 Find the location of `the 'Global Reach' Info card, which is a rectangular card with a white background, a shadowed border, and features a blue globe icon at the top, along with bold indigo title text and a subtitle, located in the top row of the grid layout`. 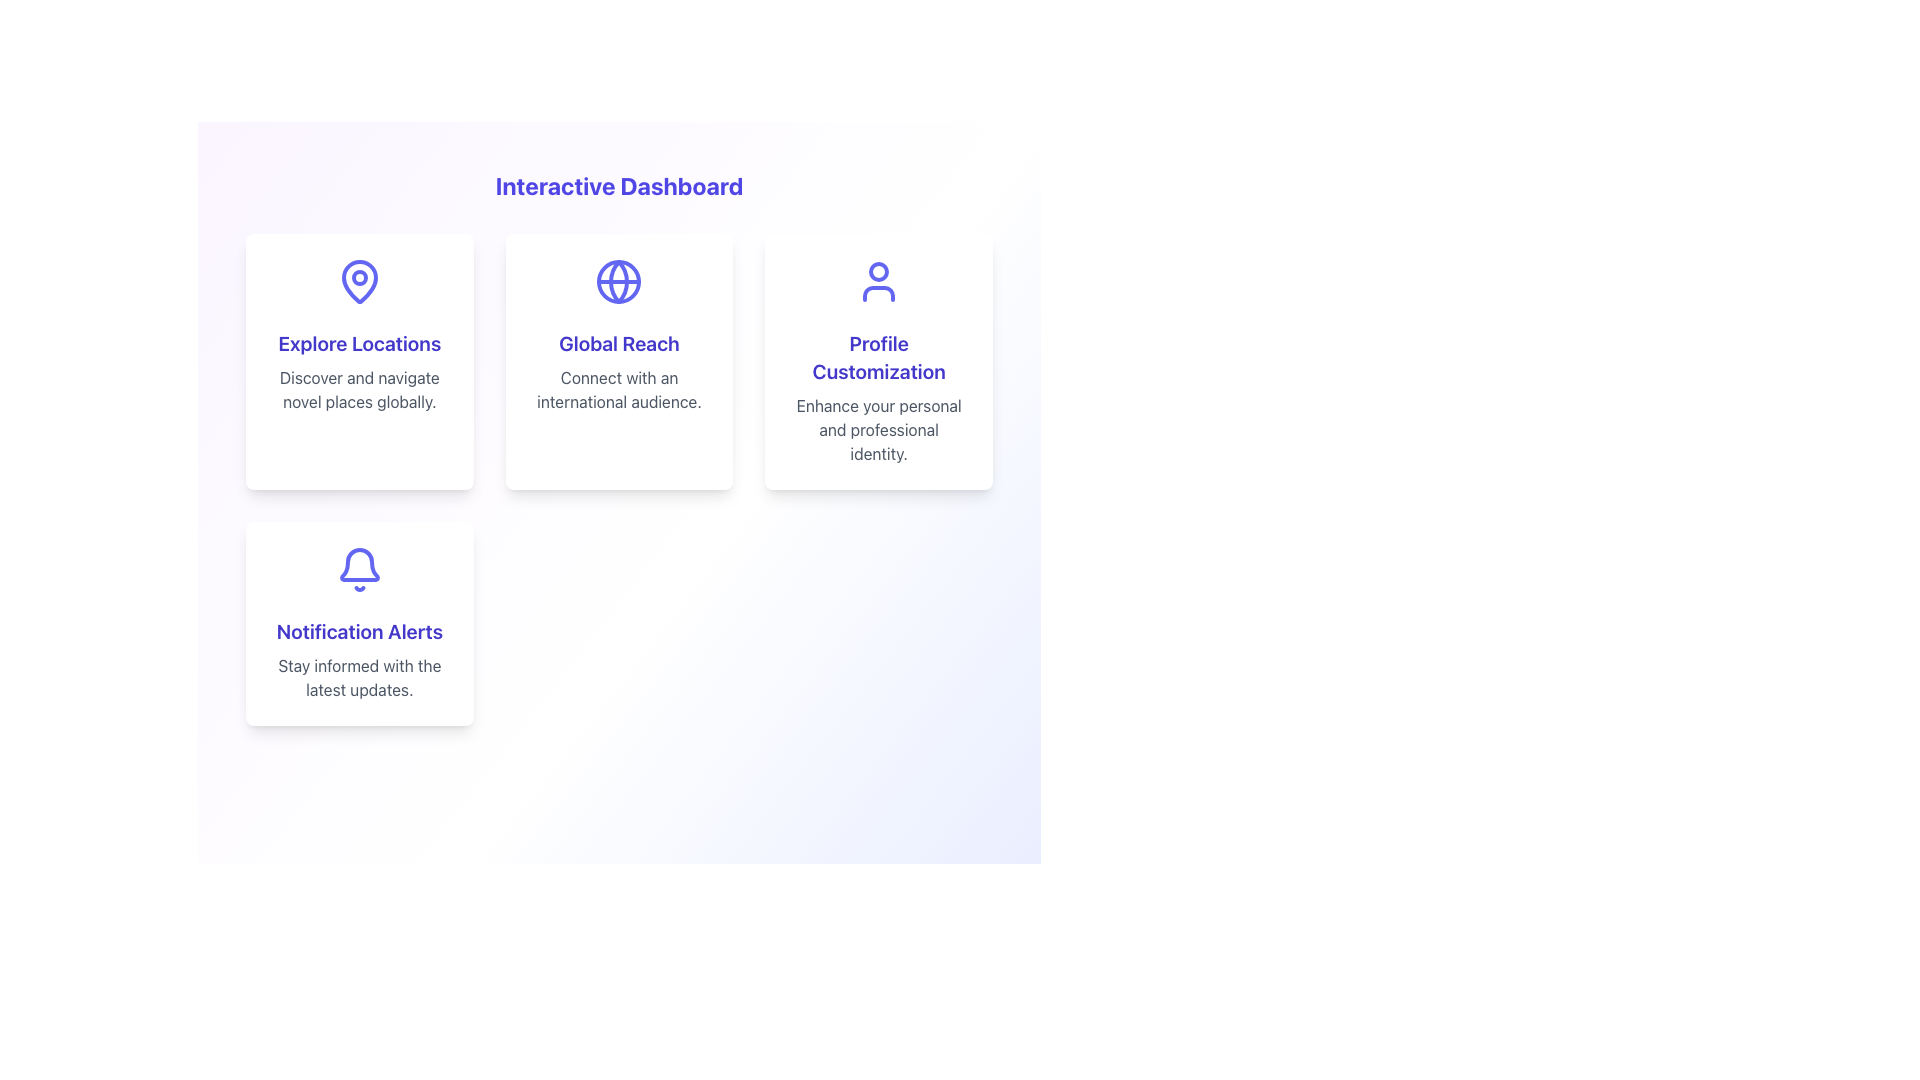

the 'Global Reach' Info card, which is a rectangular card with a white background, a shadowed border, and features a blue globe icon at the top, along with bold indigo title text and a subtitle, located in the top row of the grid layout is located at coordinates (618, 362).